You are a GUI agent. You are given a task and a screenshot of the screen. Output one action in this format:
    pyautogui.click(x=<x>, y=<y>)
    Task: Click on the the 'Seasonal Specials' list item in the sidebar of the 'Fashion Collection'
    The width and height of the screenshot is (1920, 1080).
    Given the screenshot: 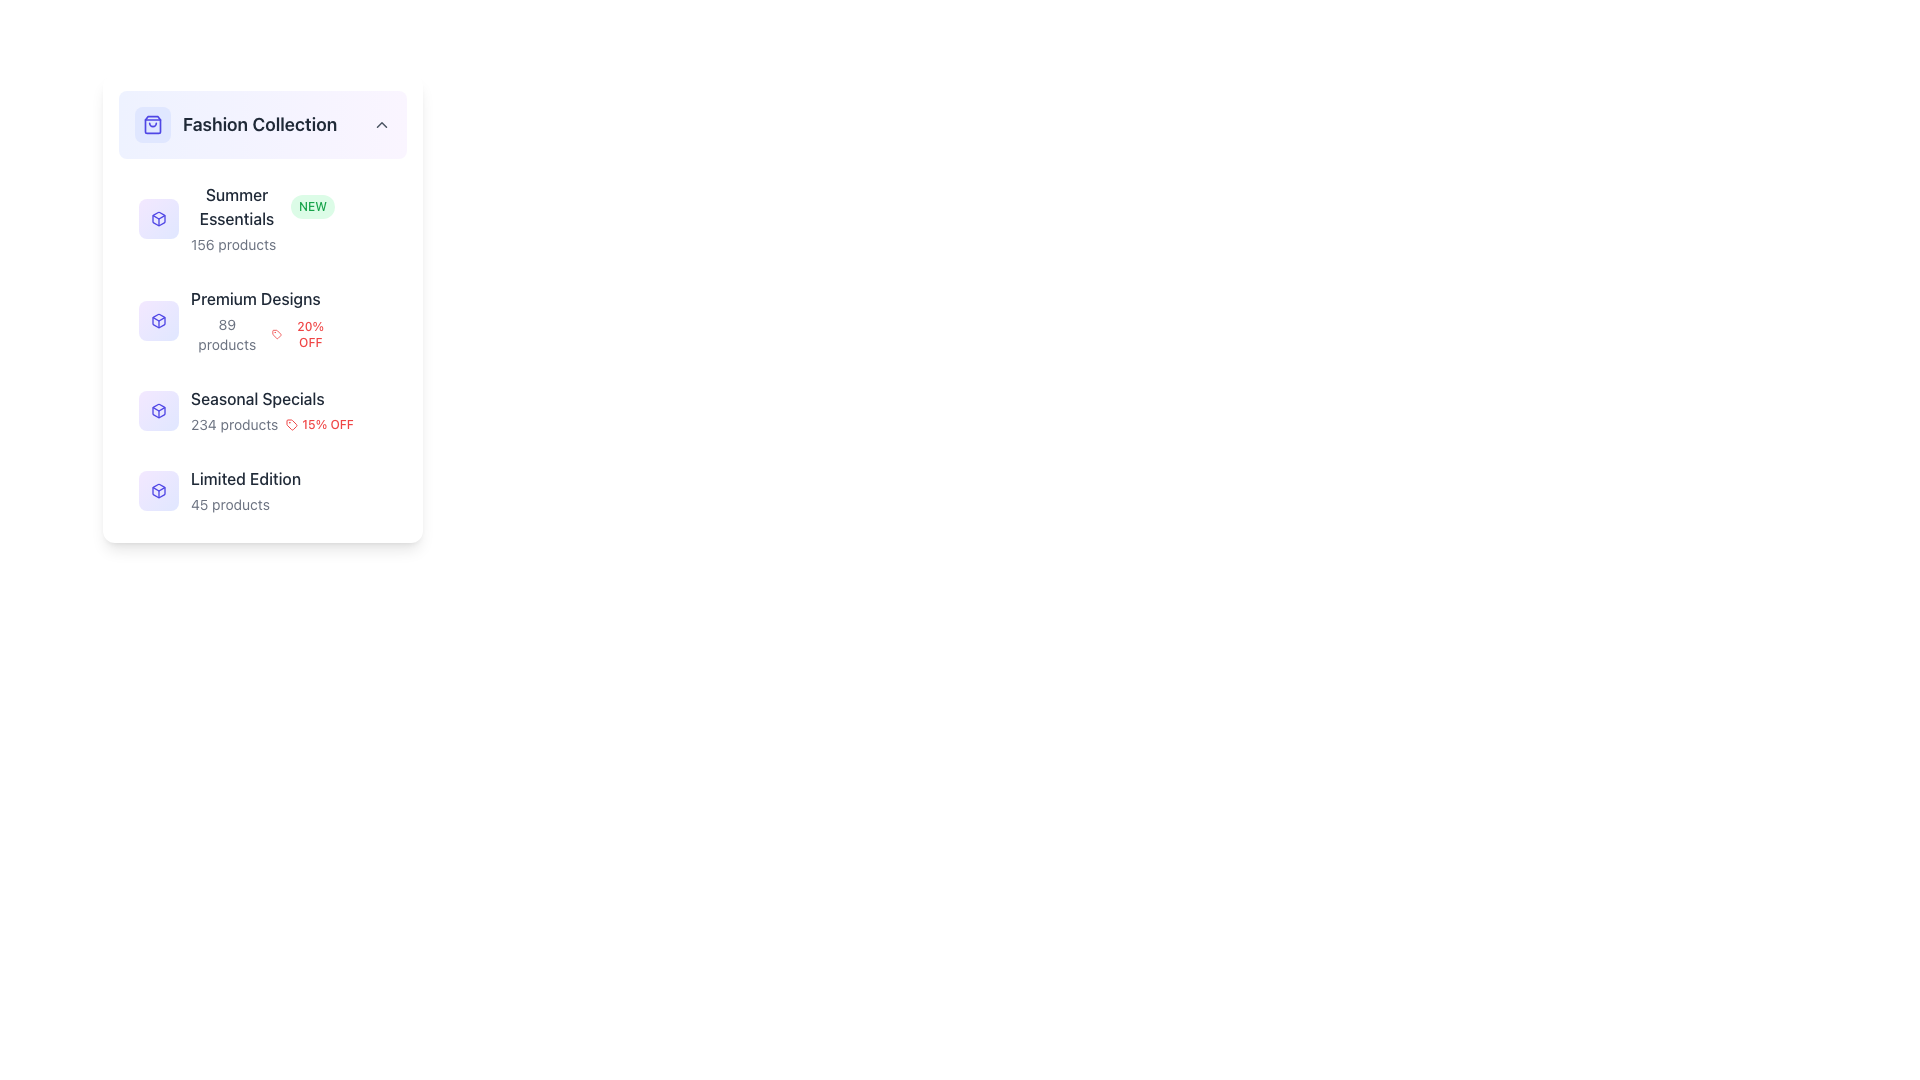 What is the action you would take?
    pyautogui.click(x=278, y=410)
    